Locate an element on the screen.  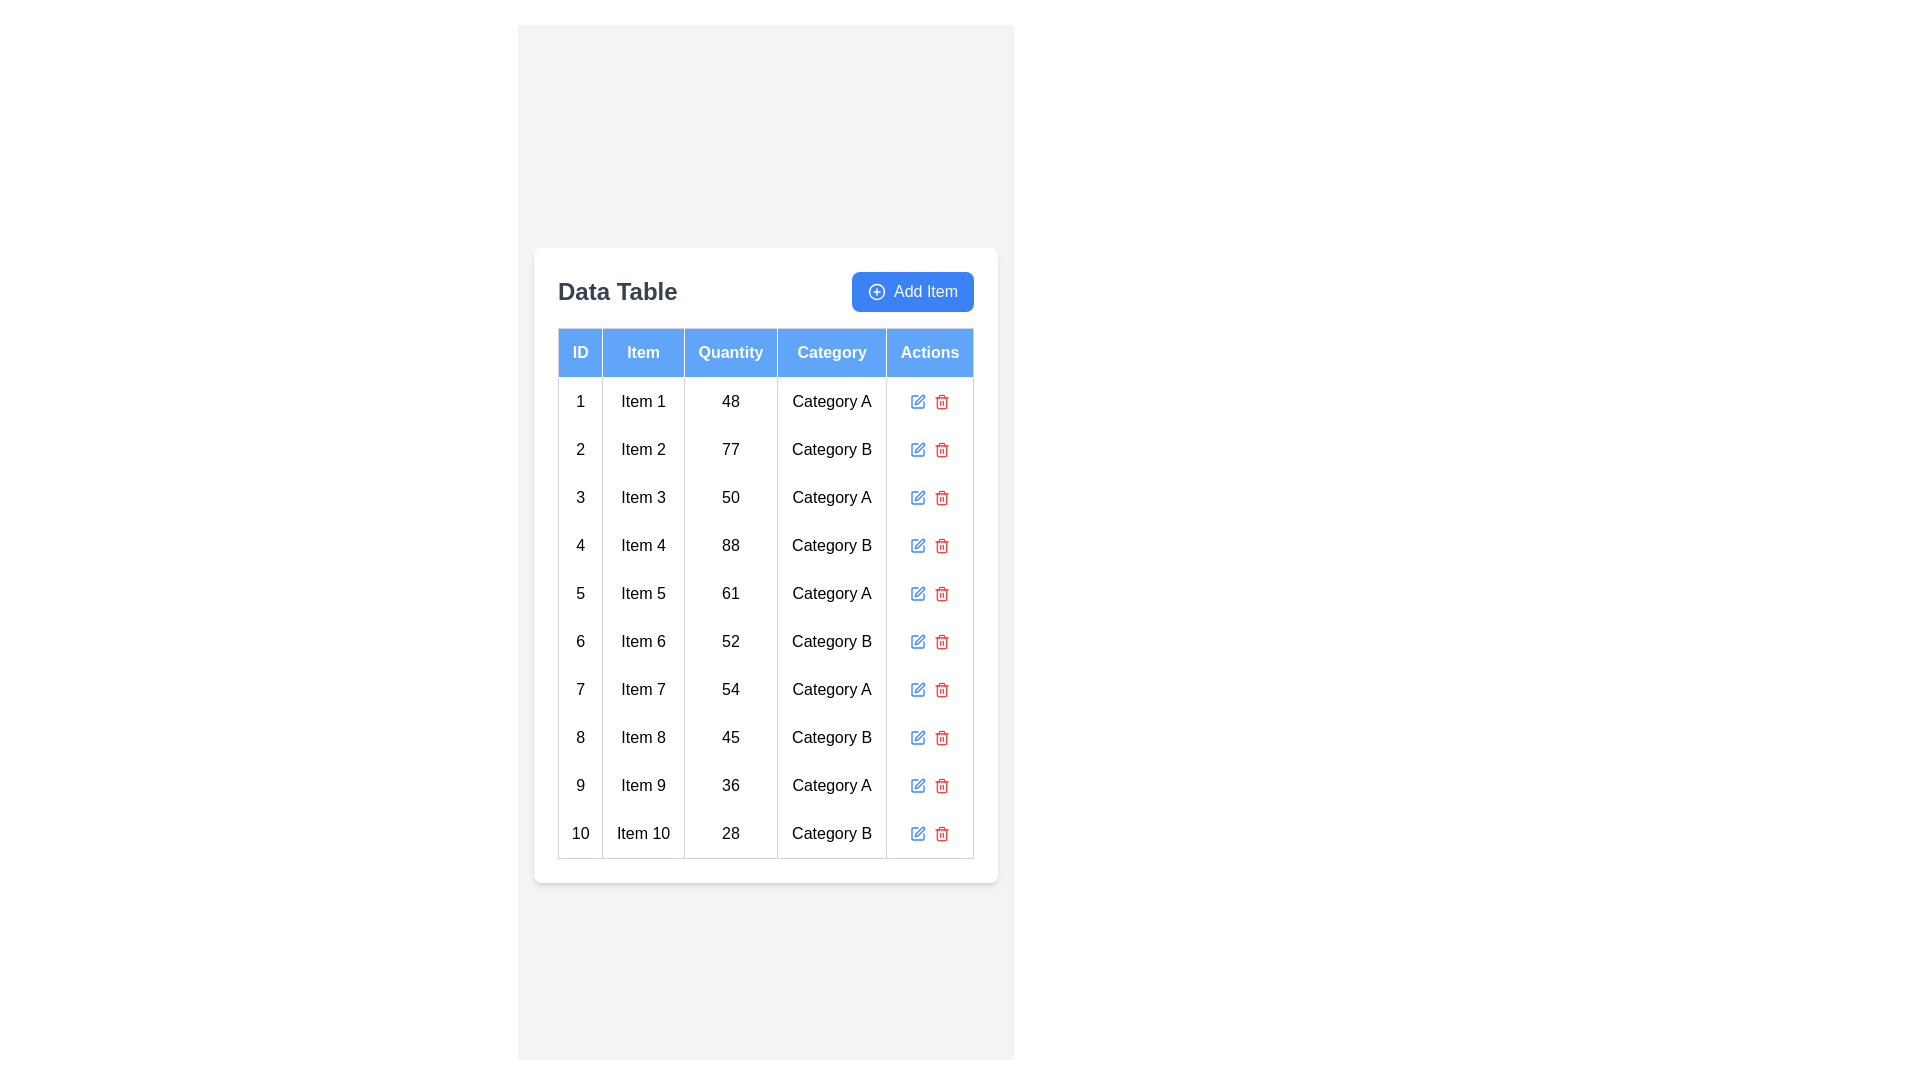
the blue edit icon in the actions column of the first row of the data table is located at coordinates (929, 401).